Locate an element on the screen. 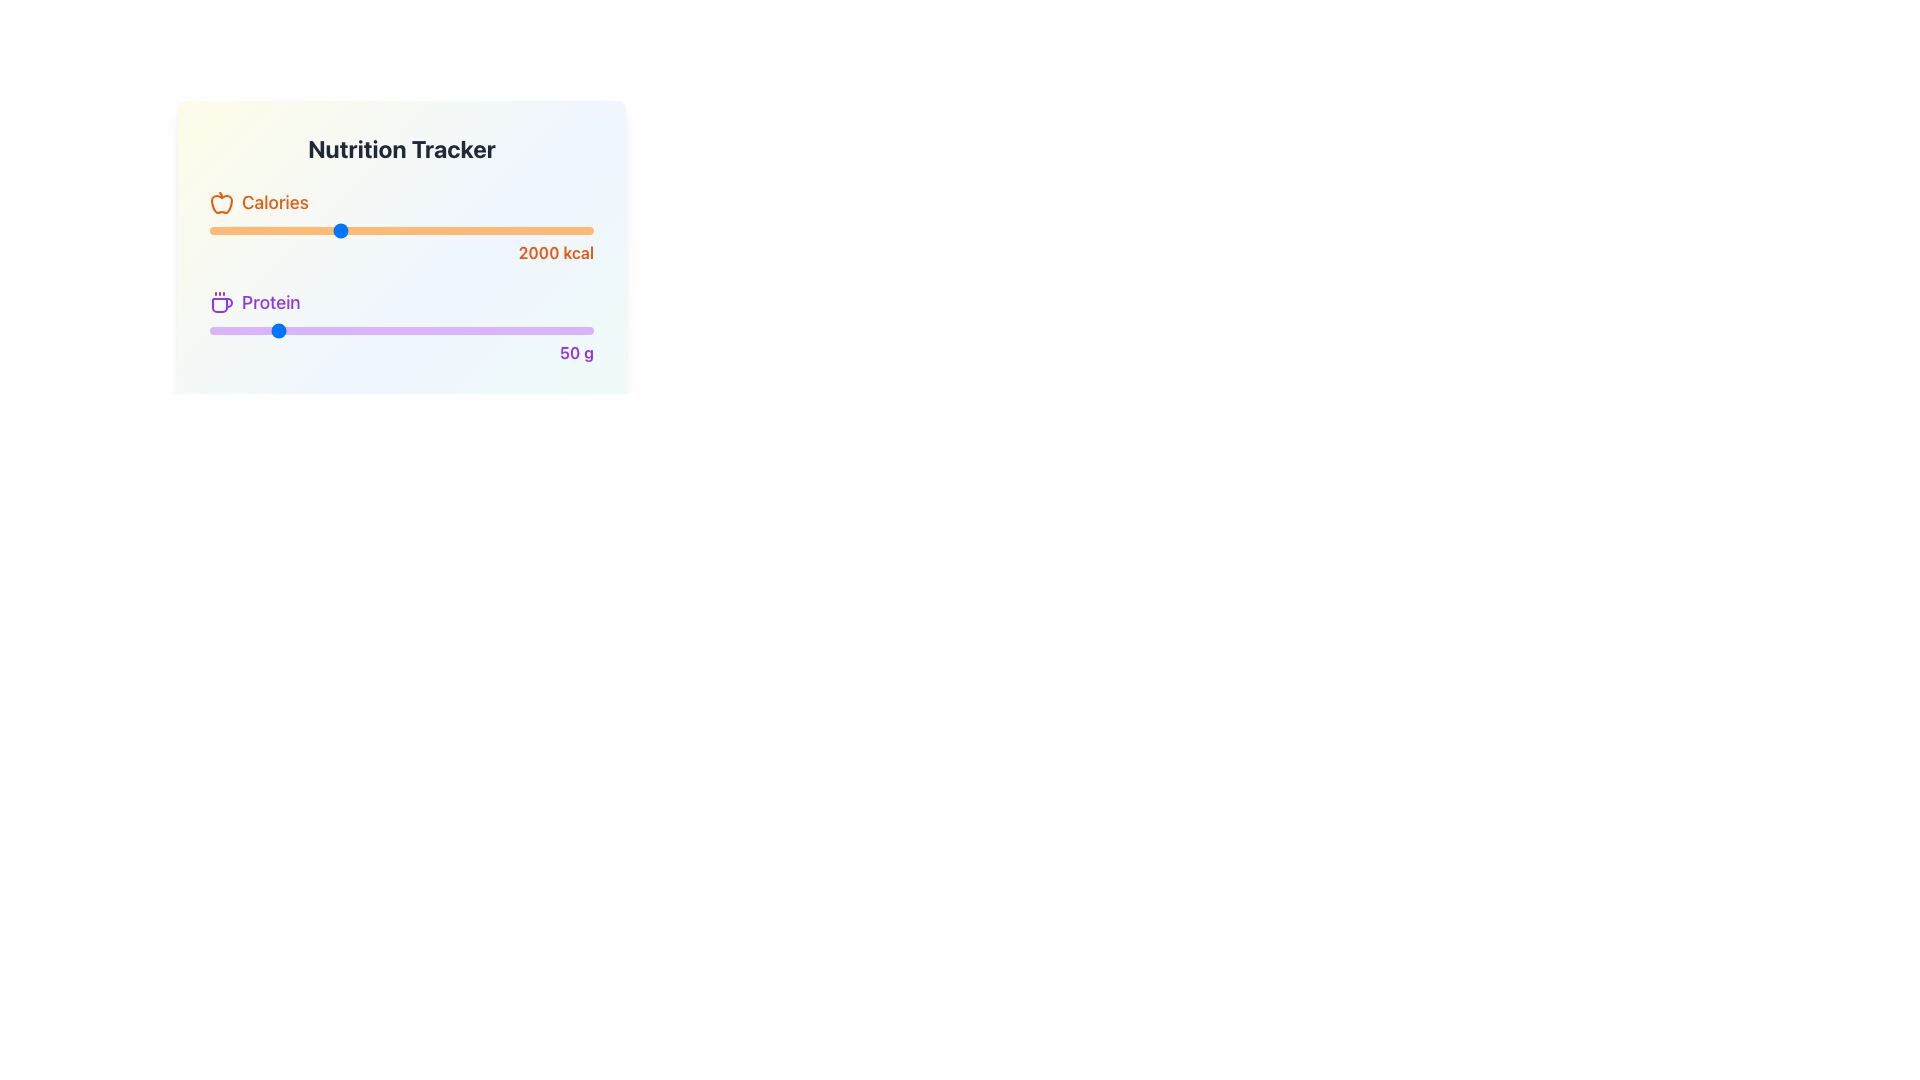 Image resolution: width=1920 pixels, height=1080 pixels. protein quantity is located at coordinates (331, 330).